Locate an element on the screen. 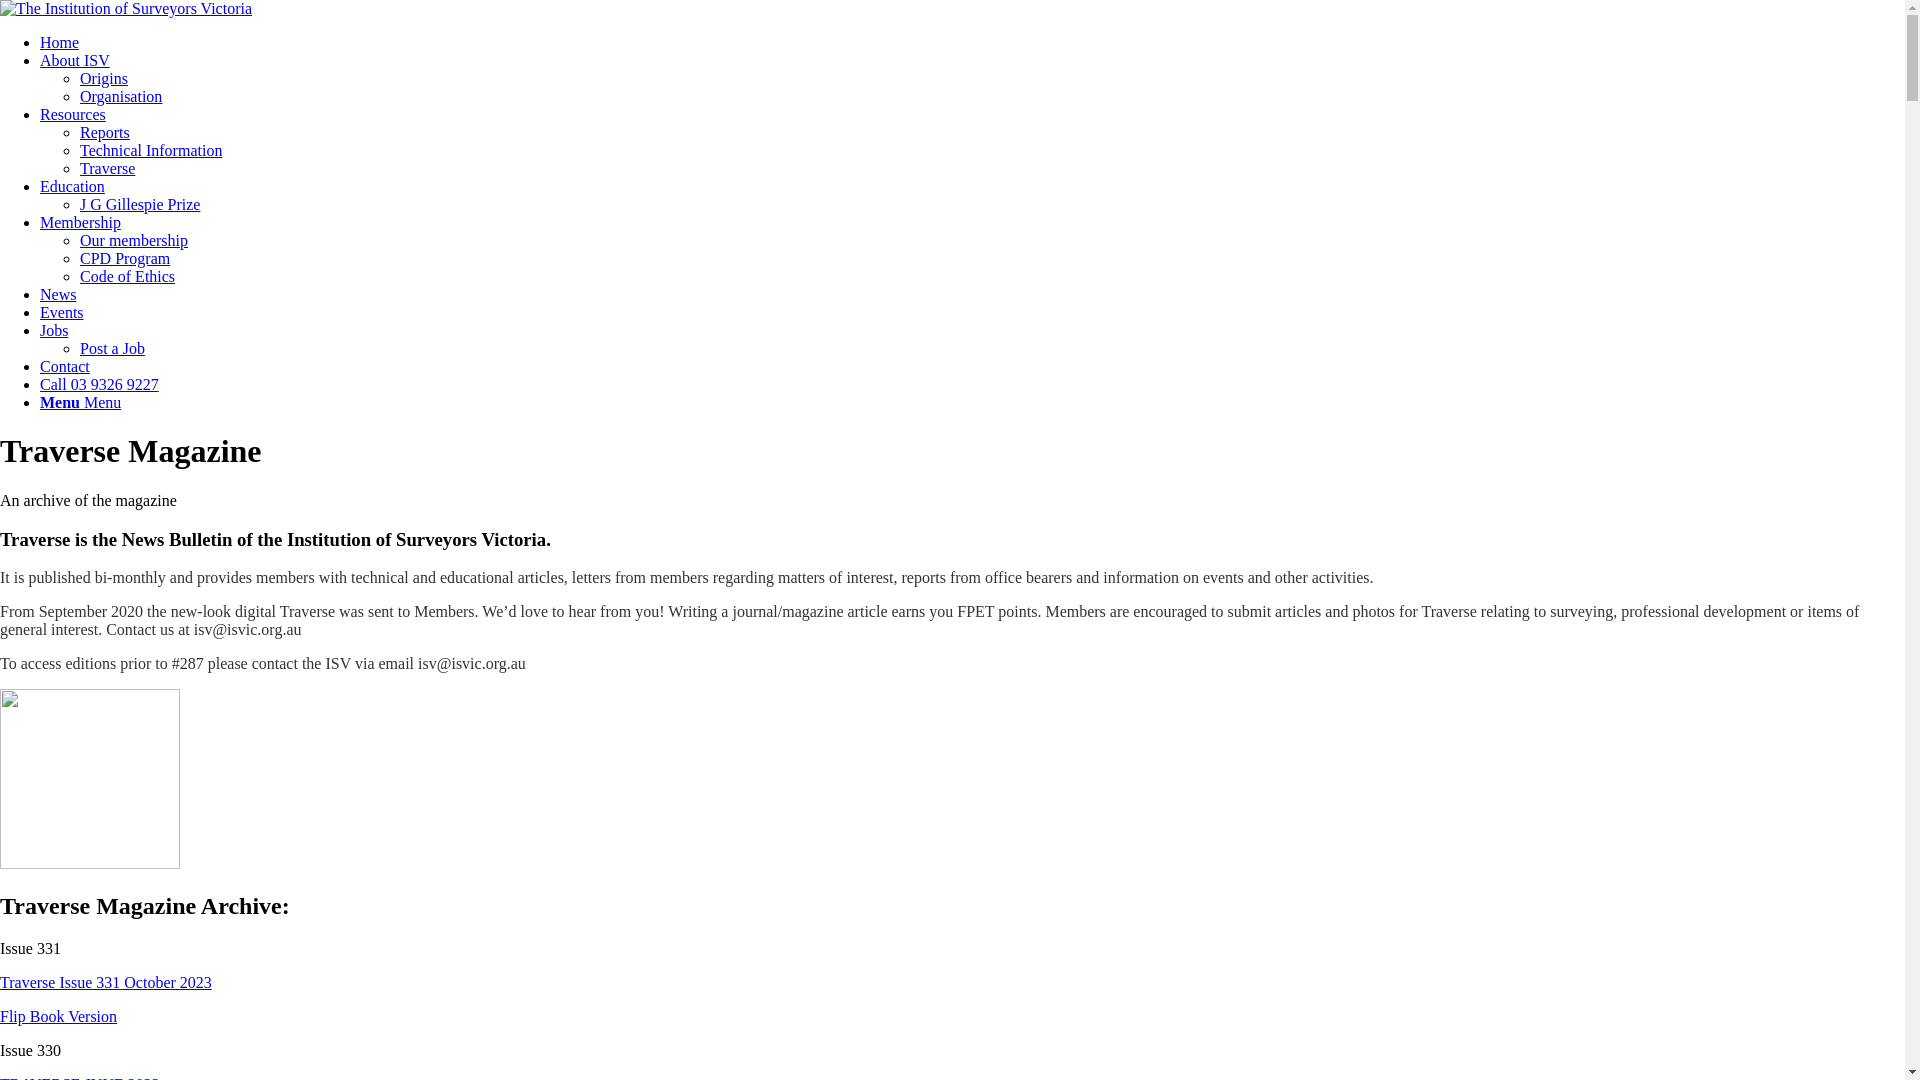  'Reports' is located at coordinates (104, 132).